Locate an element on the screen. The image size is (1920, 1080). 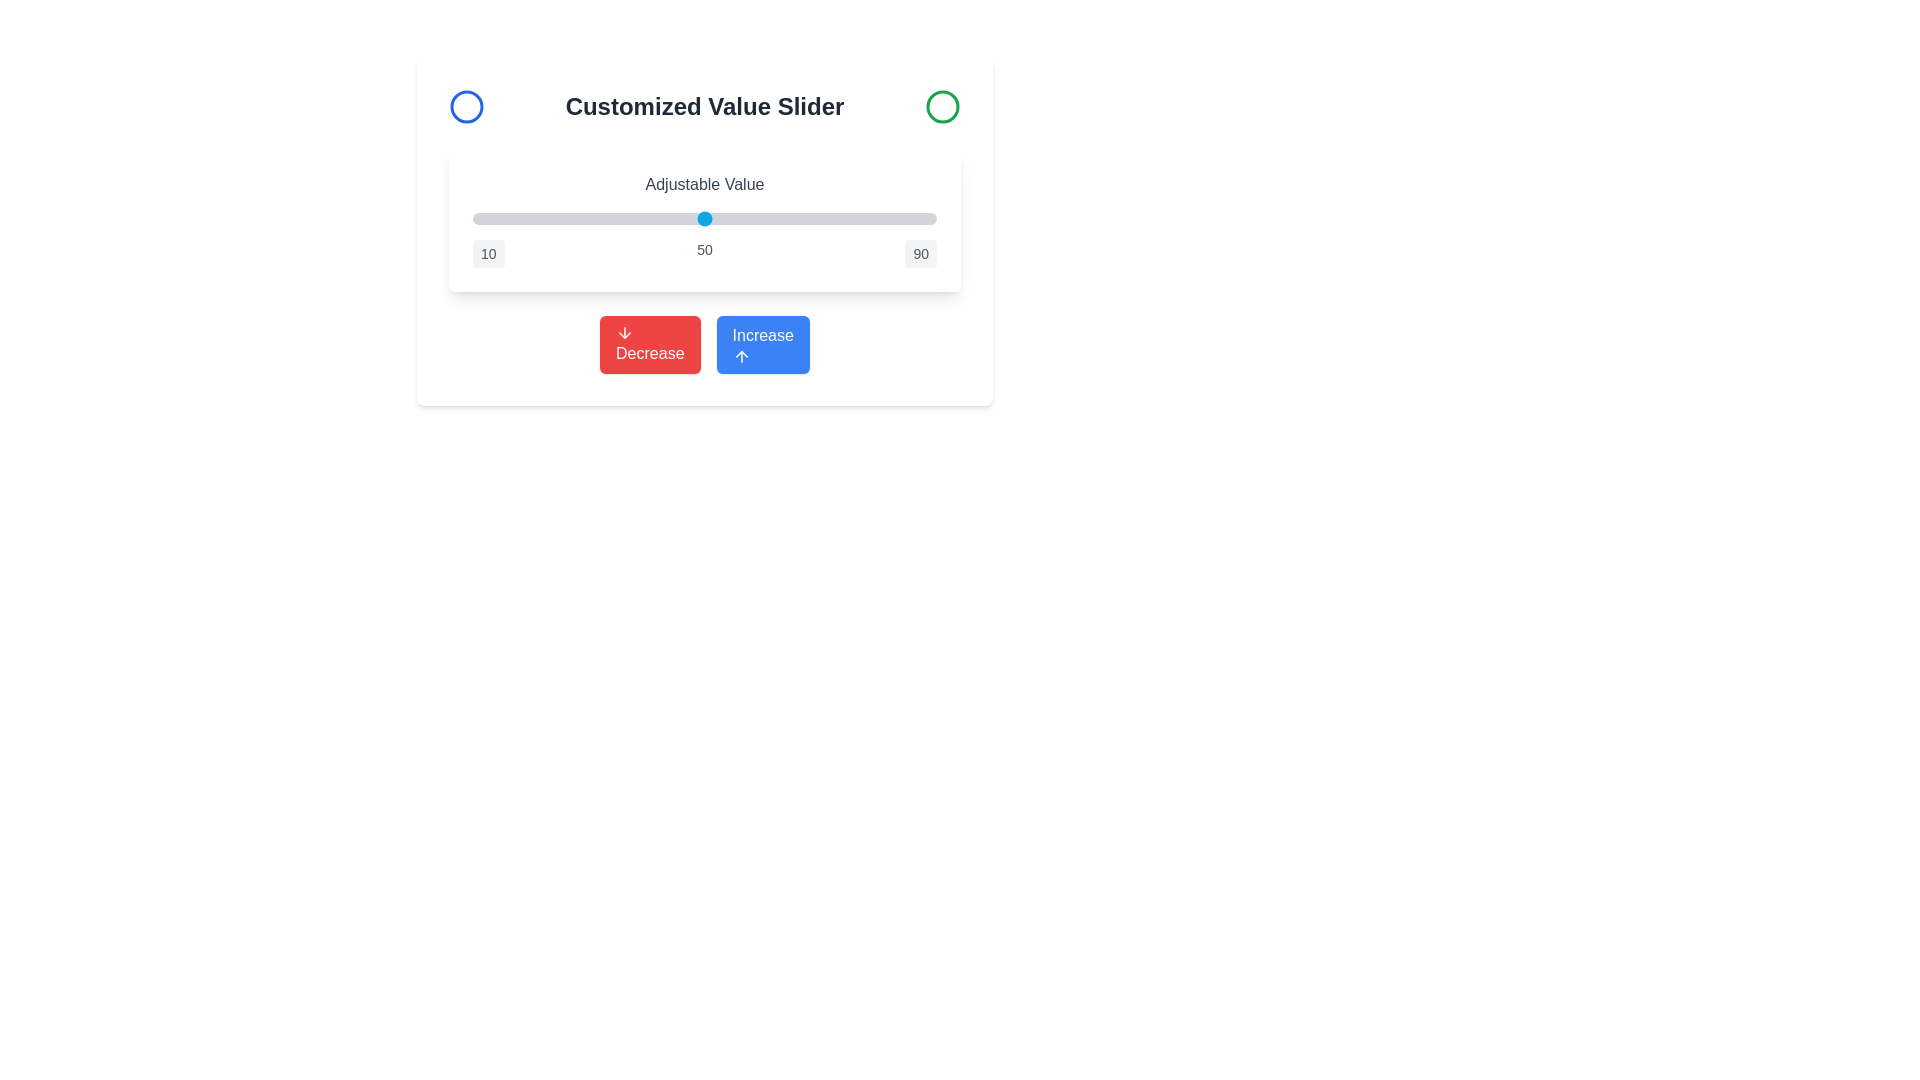
the slider's value is located at coordinates (693, 219).